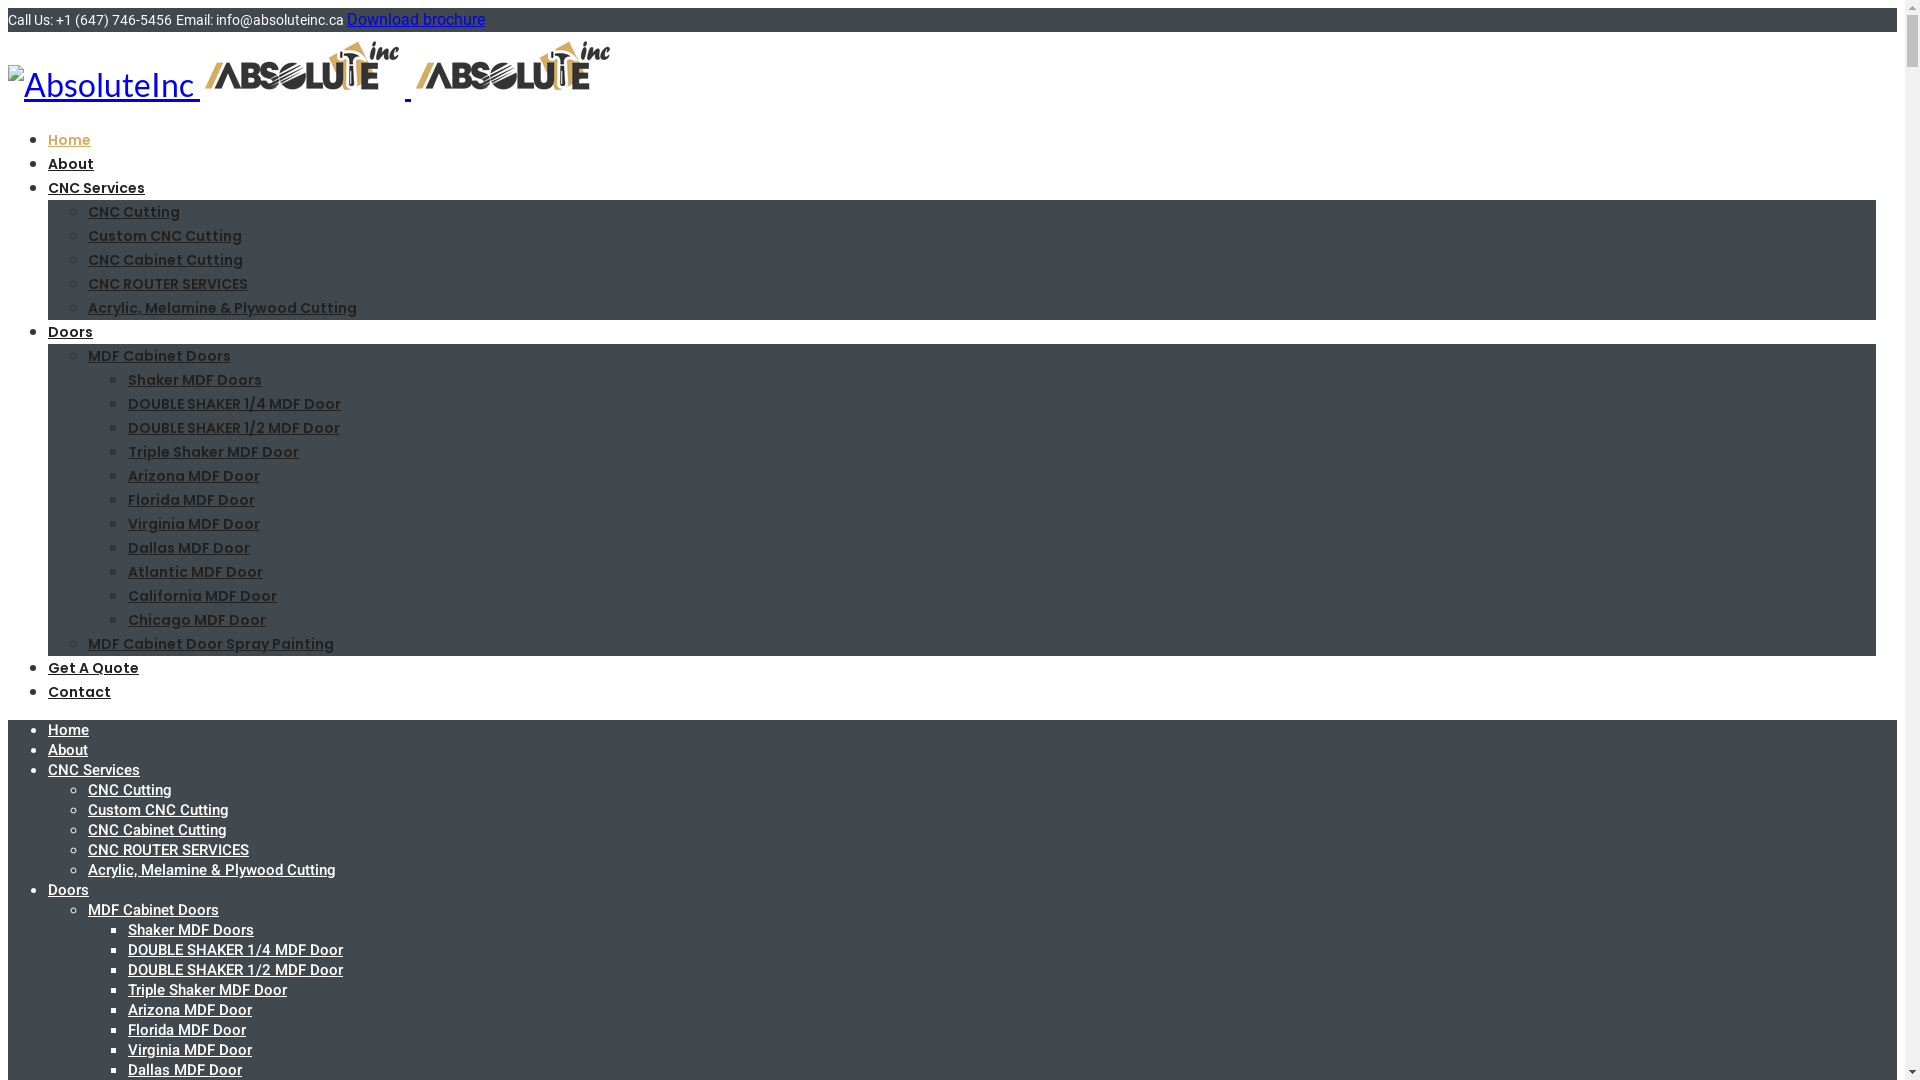  I want to click on 'CNC Cutting', so click(133, 212).